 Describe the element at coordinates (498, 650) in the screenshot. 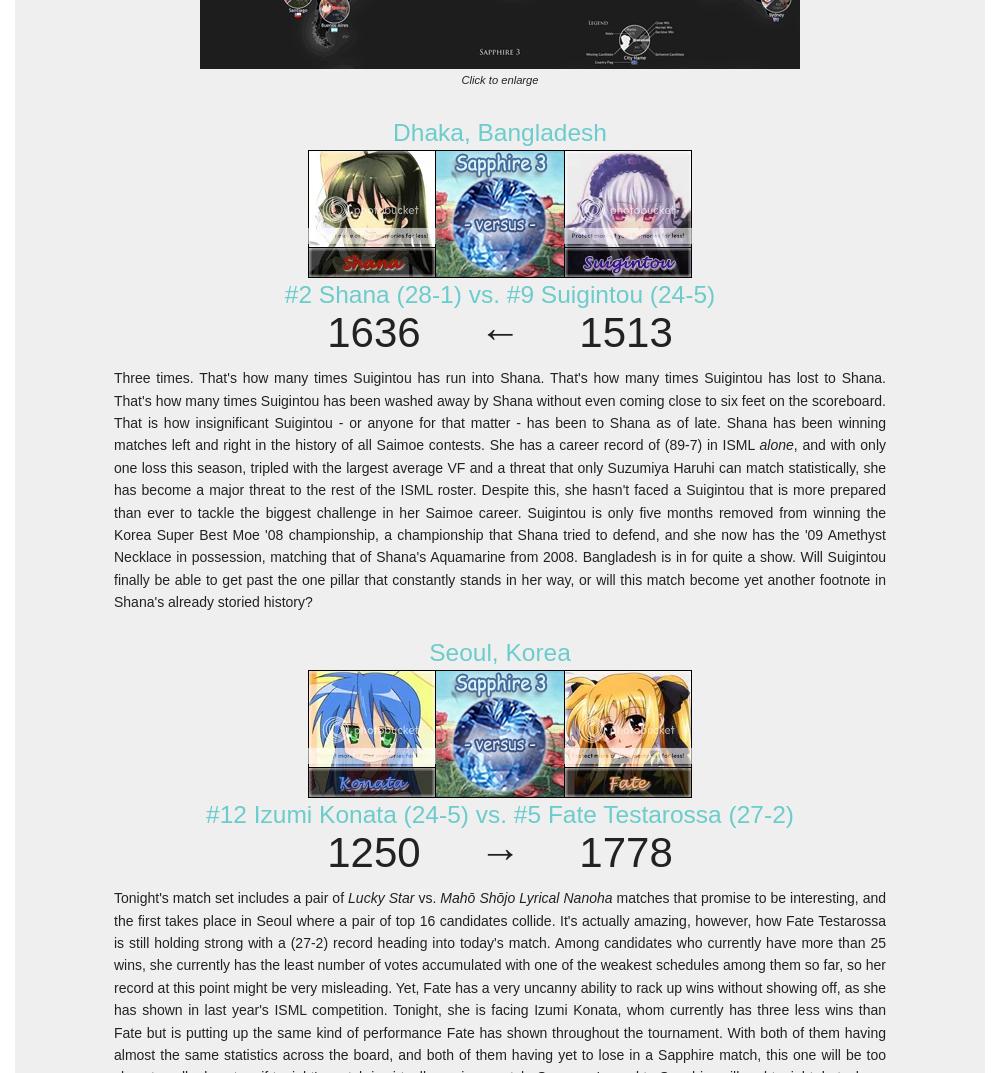

I see `'Seoul, Korea'` at that location.